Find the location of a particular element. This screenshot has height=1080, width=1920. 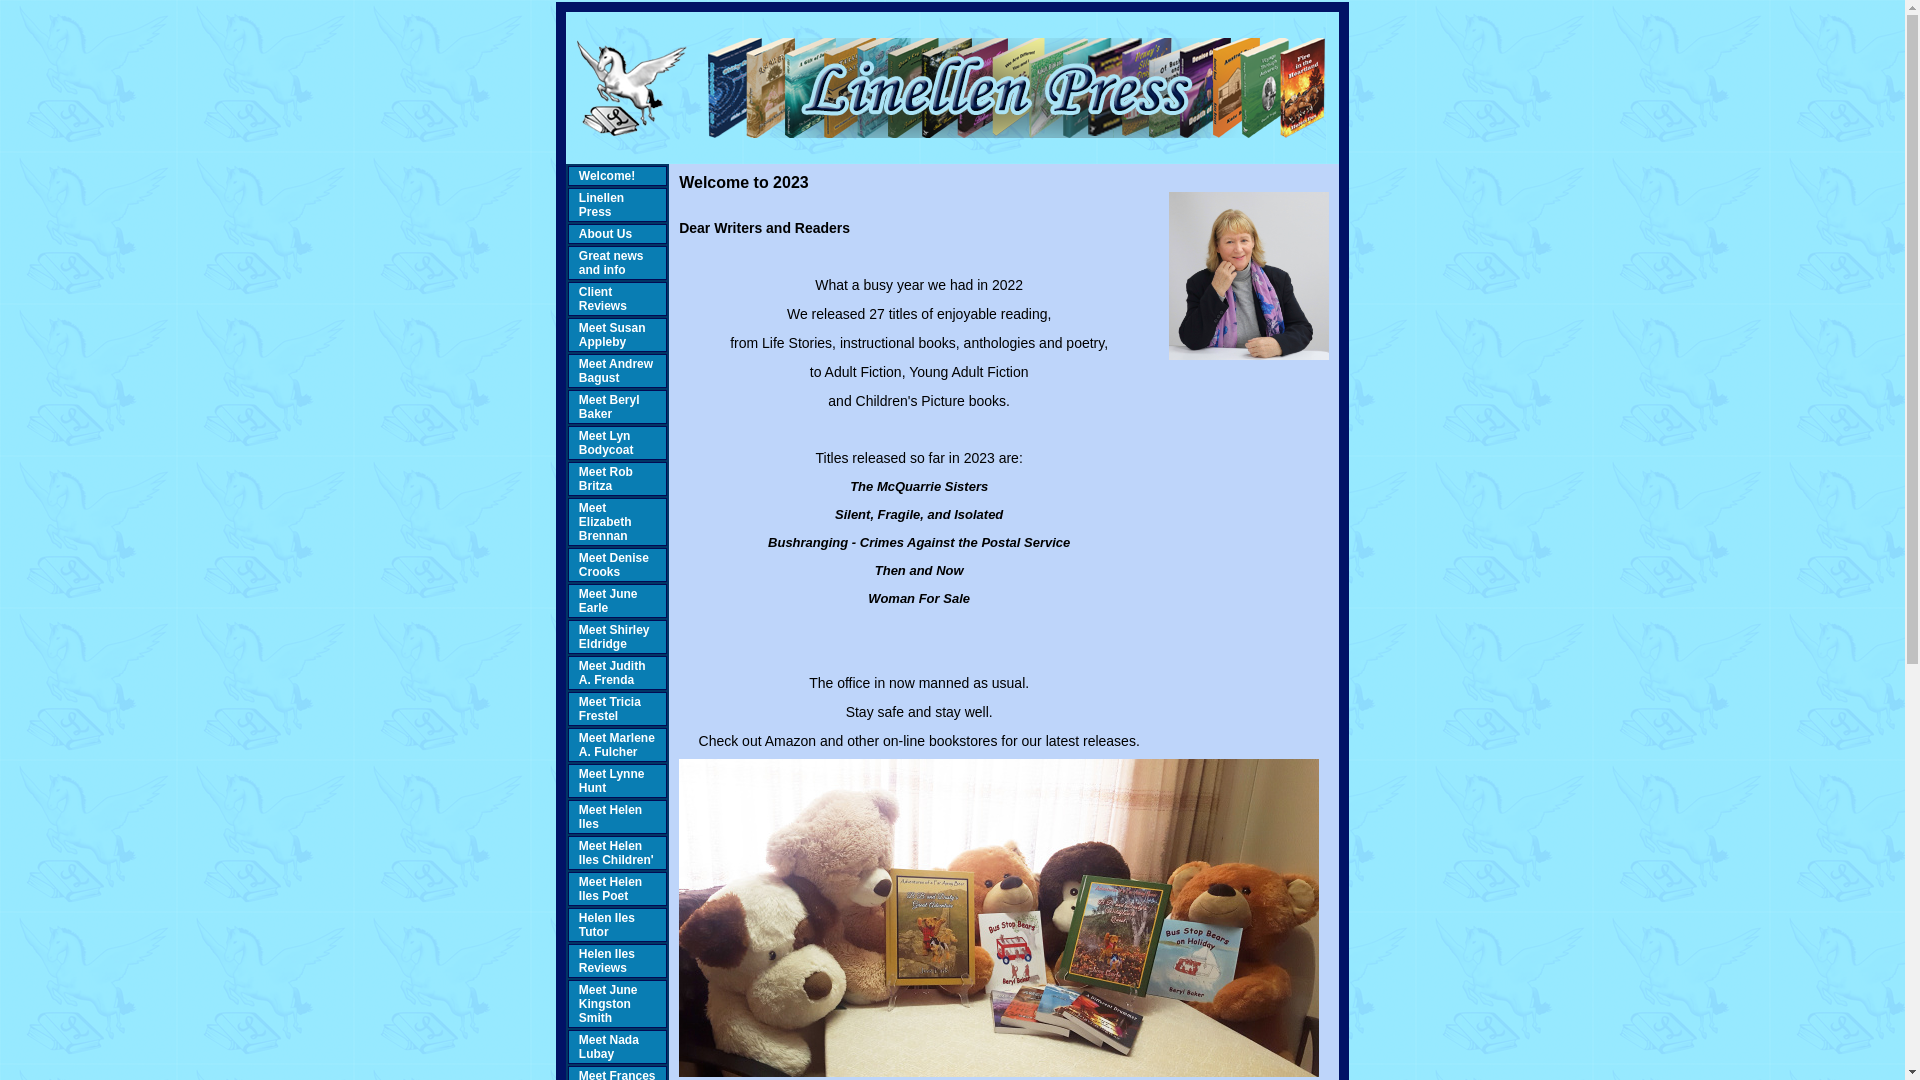

'Meet Andrew Bagust' is located at coordinates (614, 370).